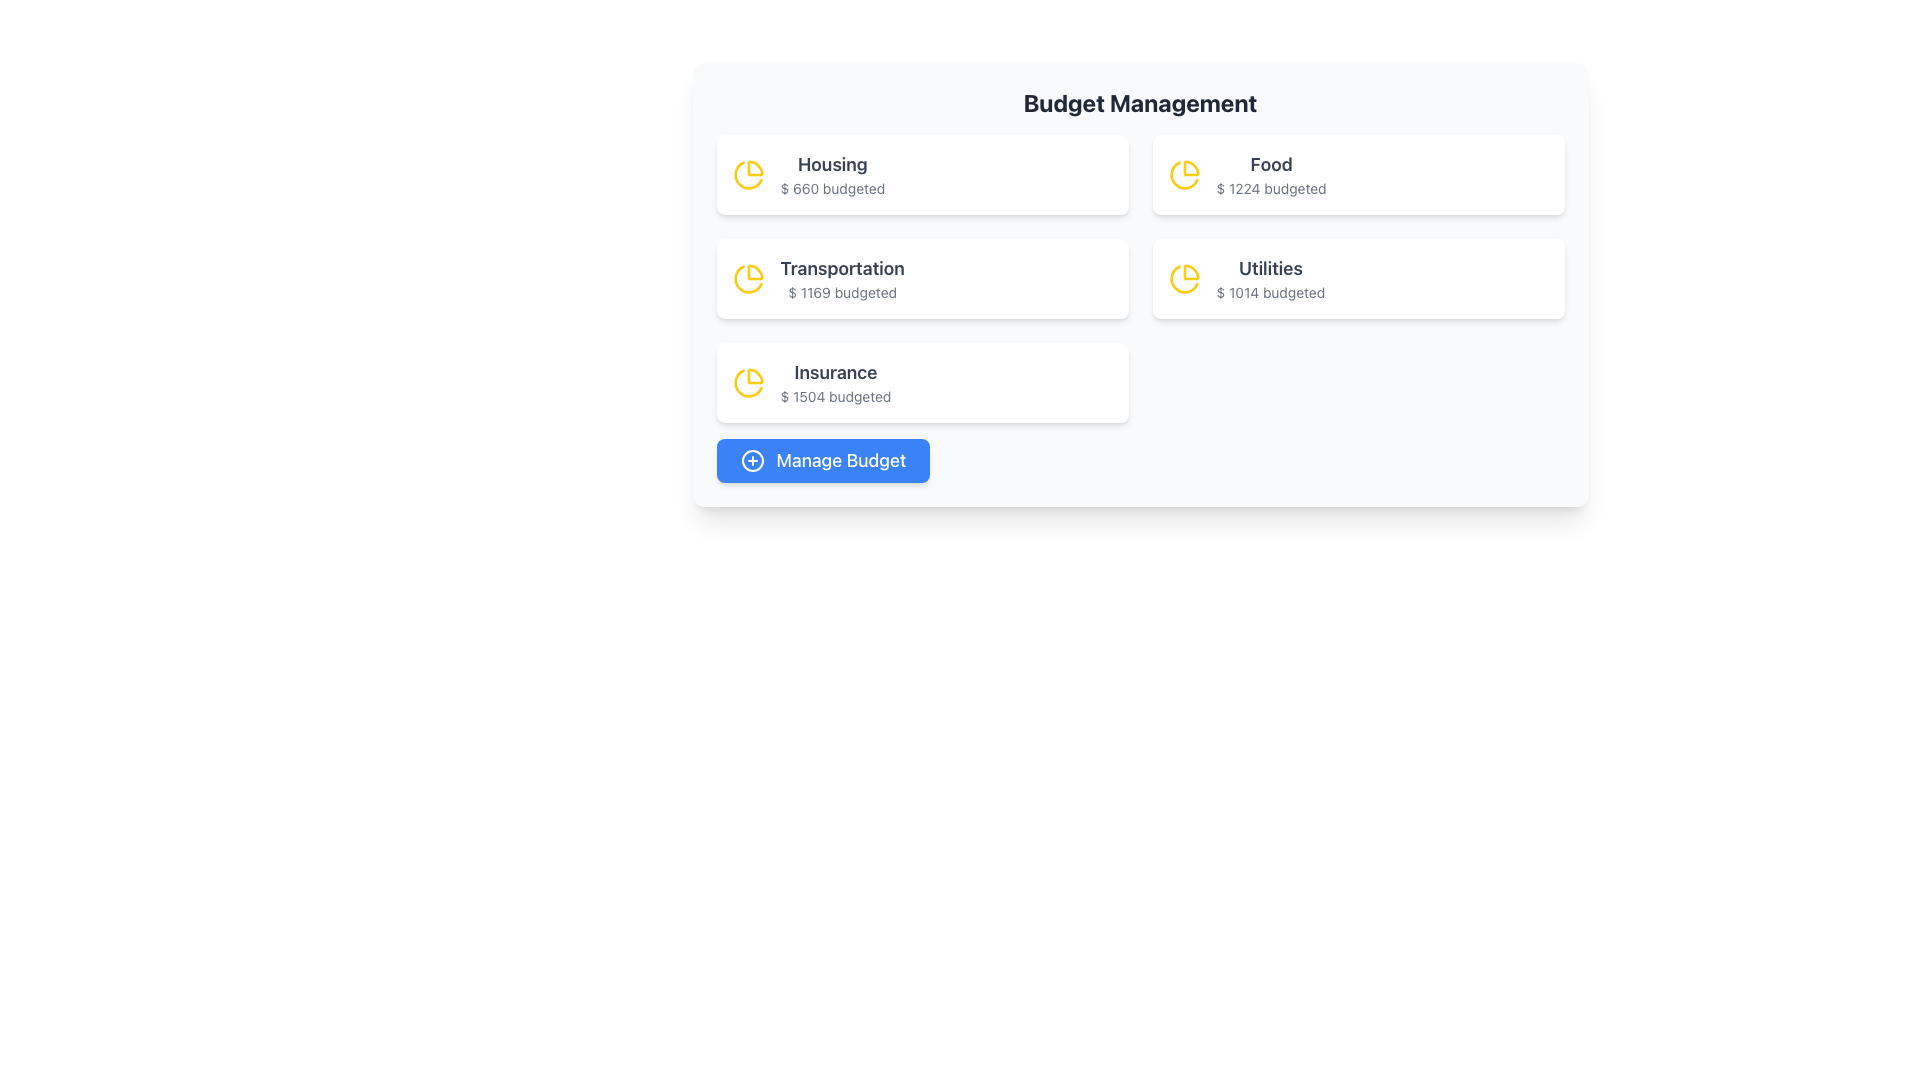 The width and height of the screenshot is (1920, 1080). Describe the element at coordinates (823, 461) in the screenshot. I see `the 'Manage Budget' button with a blue background and a plus sign icon using keyboard navigation` at that location.